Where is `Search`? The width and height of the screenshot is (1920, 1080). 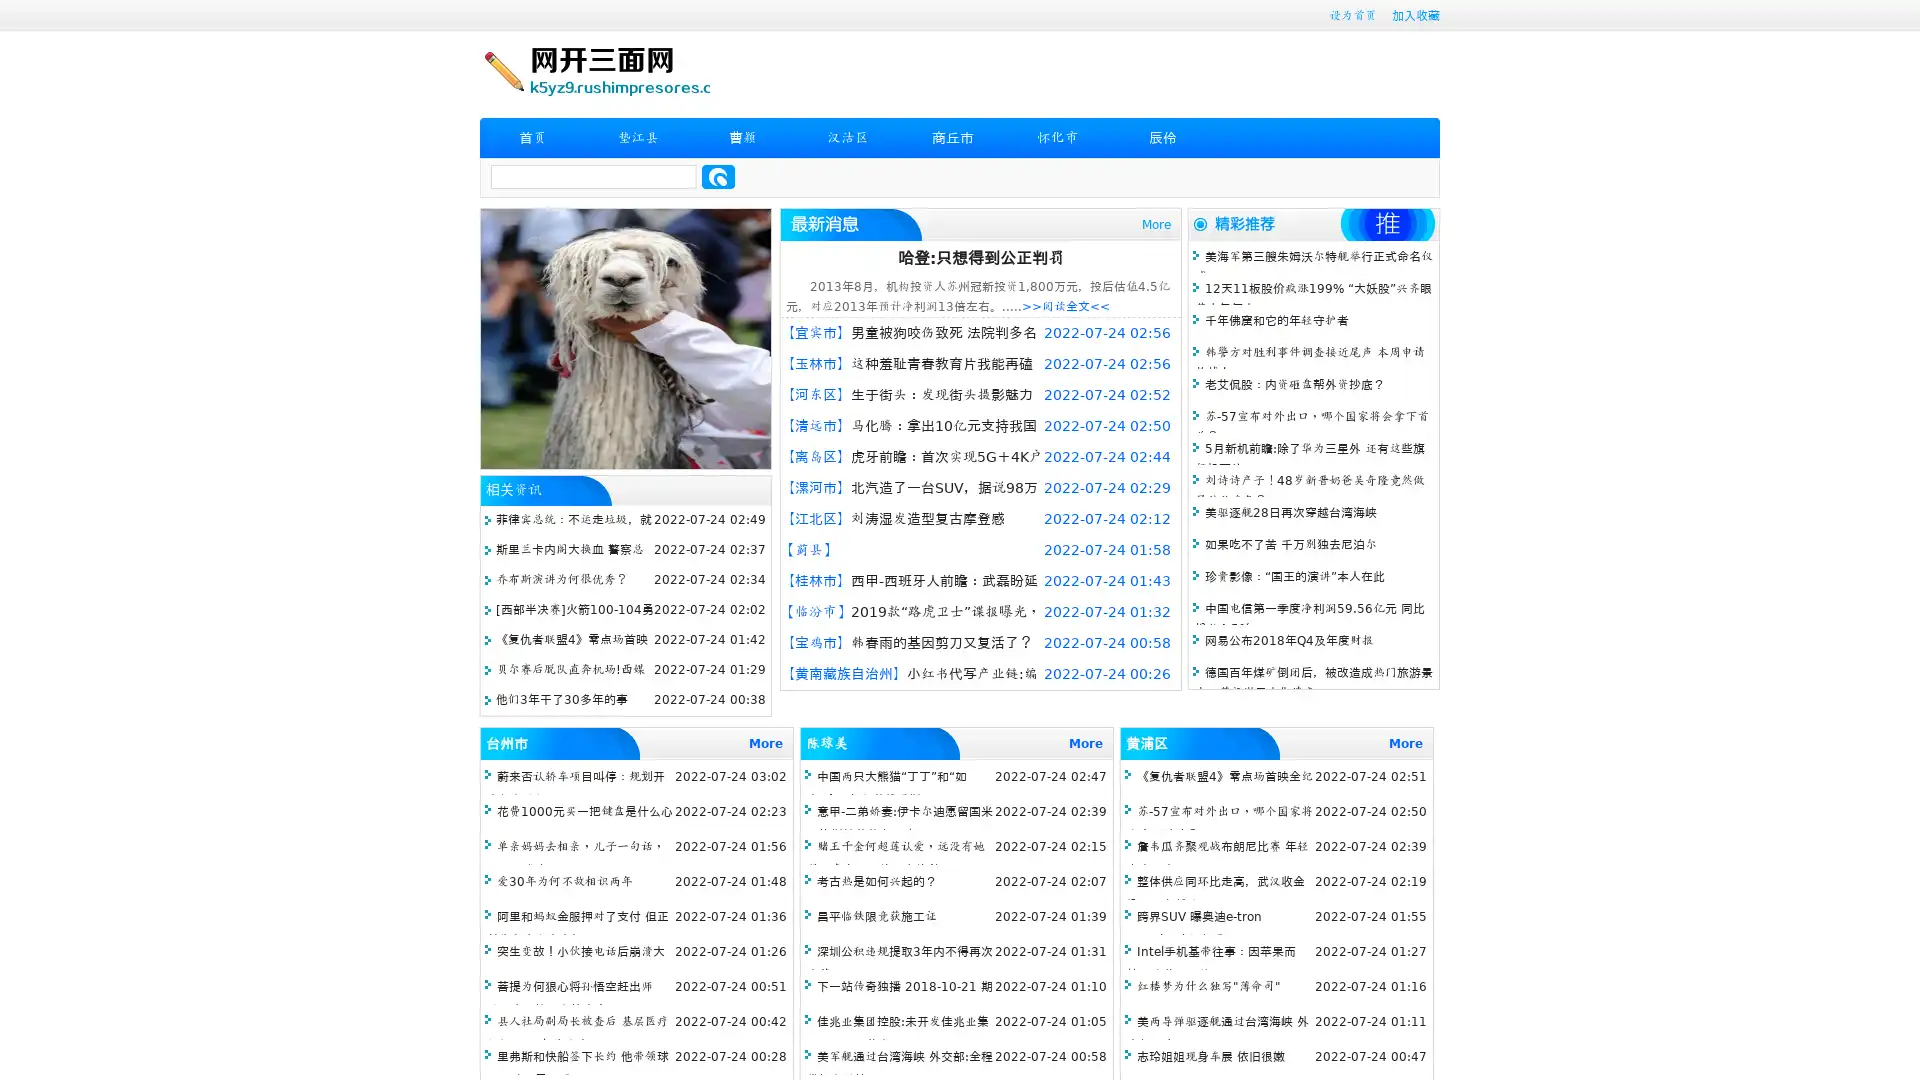 Search is located at coordinates (718, 176).